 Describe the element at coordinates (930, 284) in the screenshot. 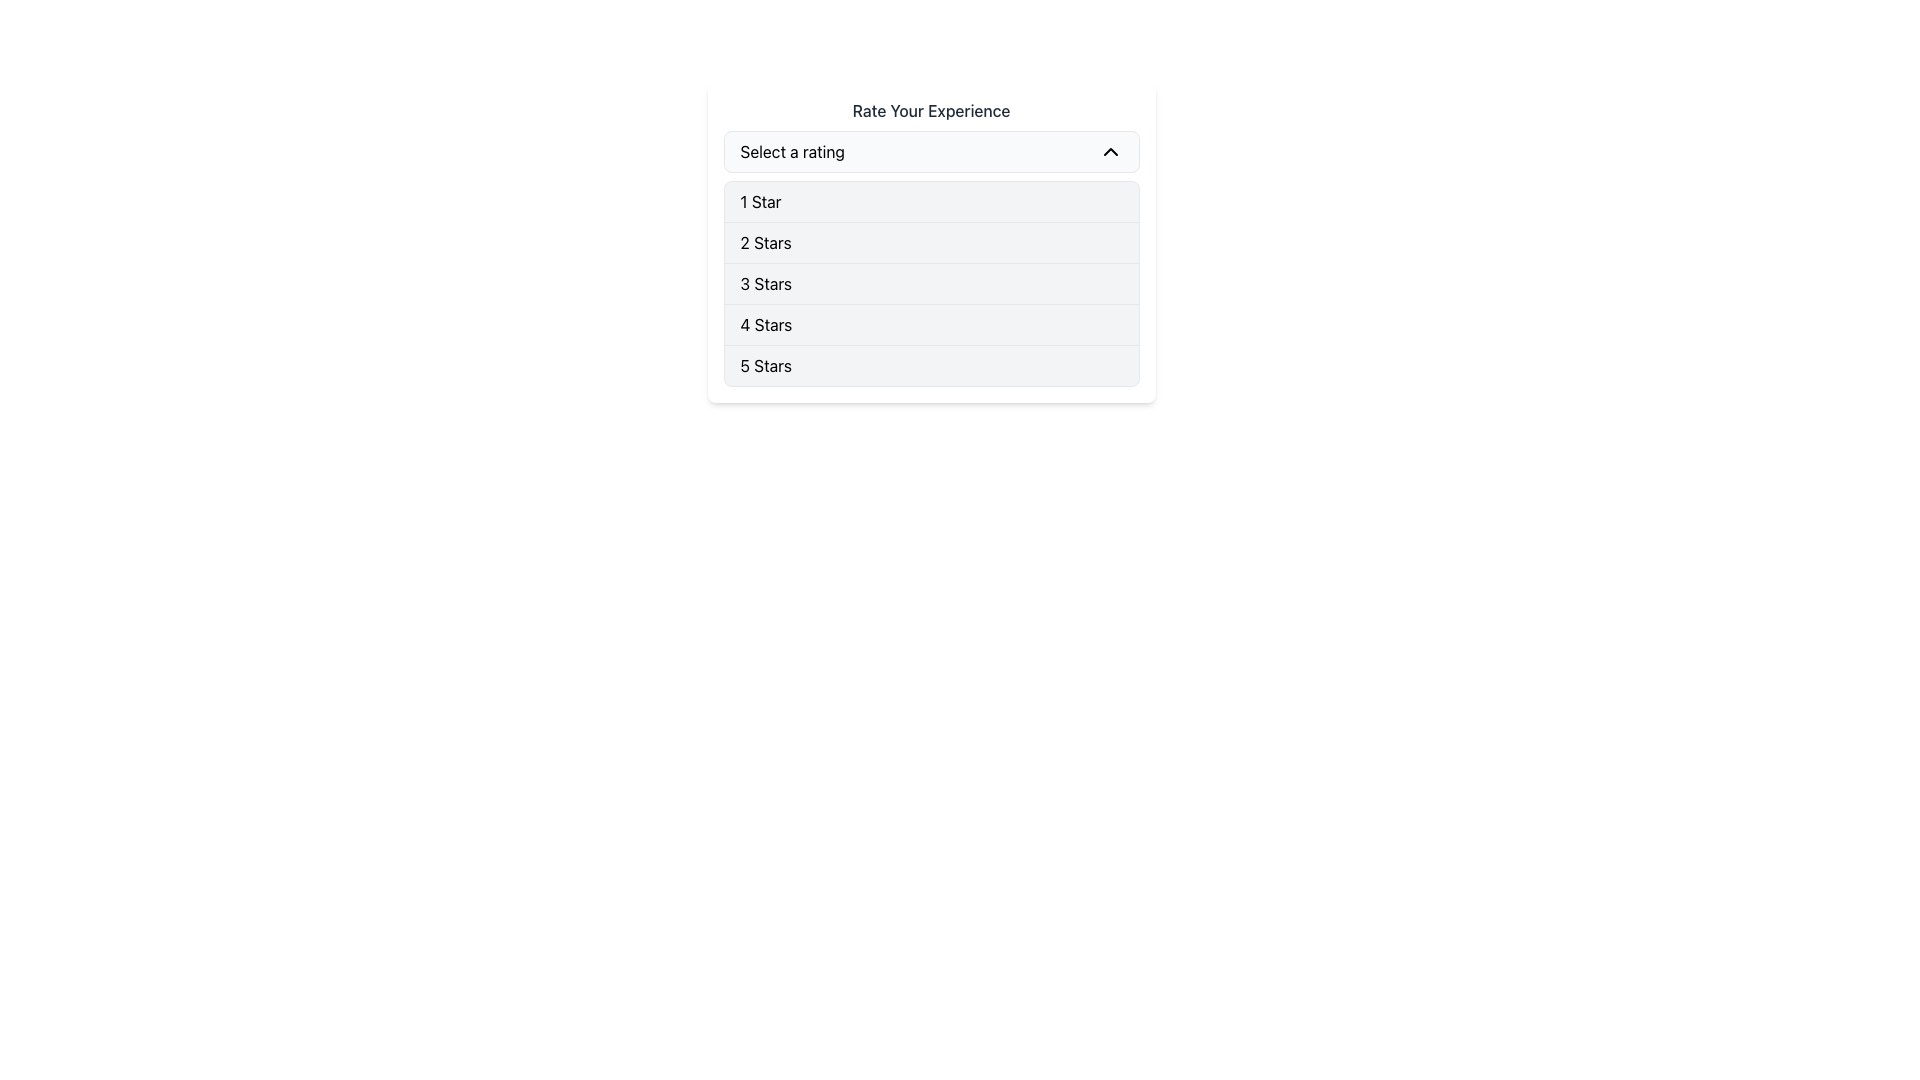

I see `the selectable list for rating options below the 'Select a rating' dropdown in the 'Rate Your Experience' card` at that location.